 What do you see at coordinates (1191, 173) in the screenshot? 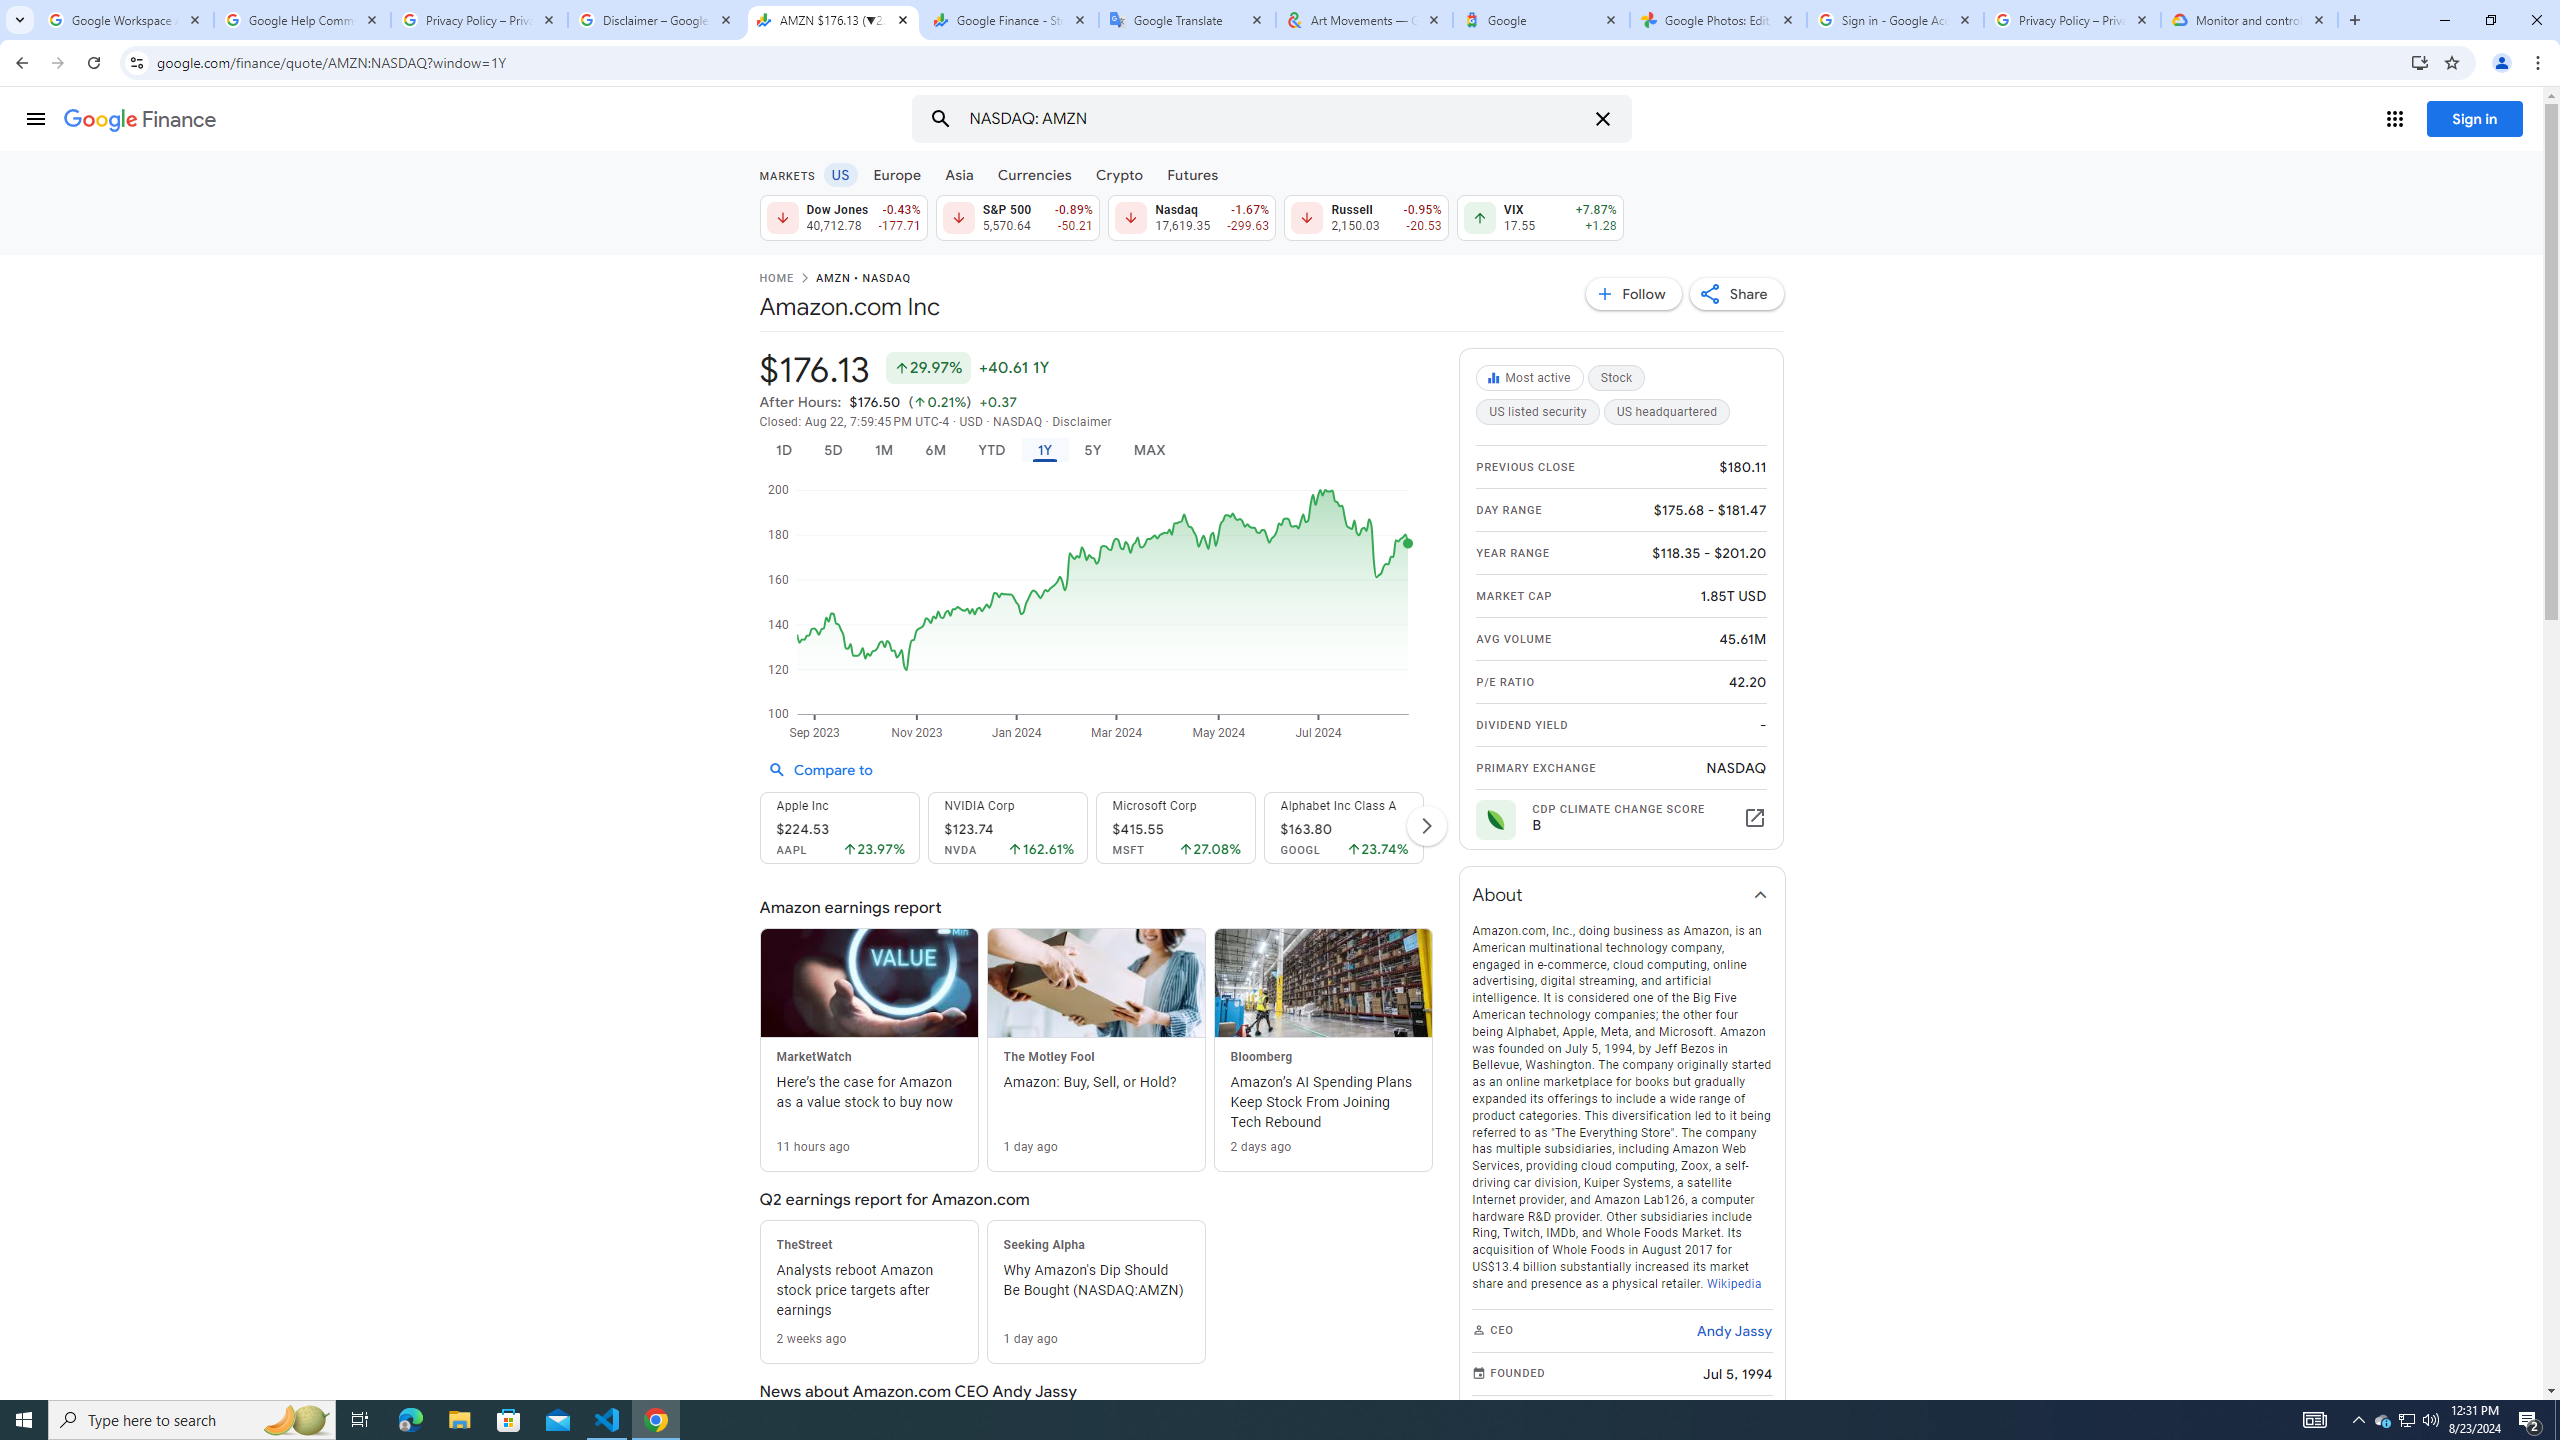
I see `'Futures'` at bounding box center [1191, 173].